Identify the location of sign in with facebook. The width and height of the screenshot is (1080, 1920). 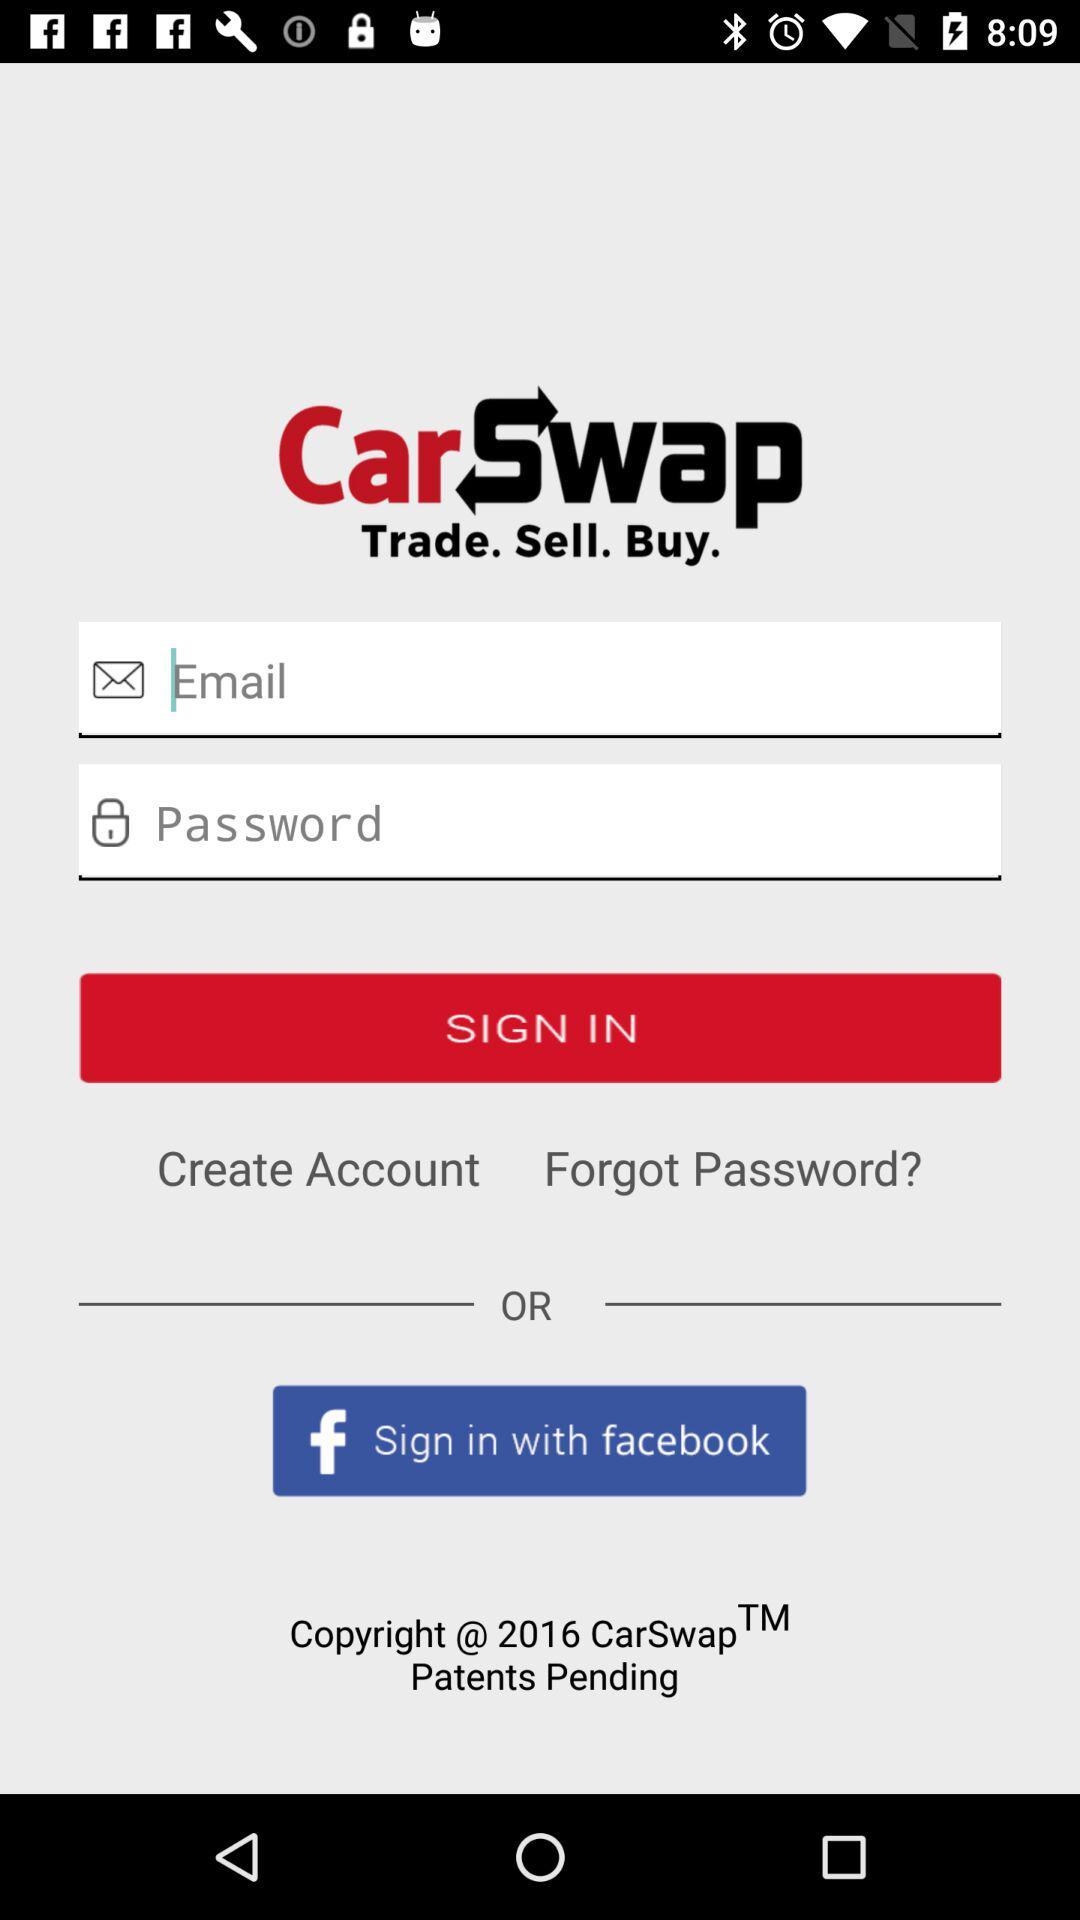
(540, 1440).